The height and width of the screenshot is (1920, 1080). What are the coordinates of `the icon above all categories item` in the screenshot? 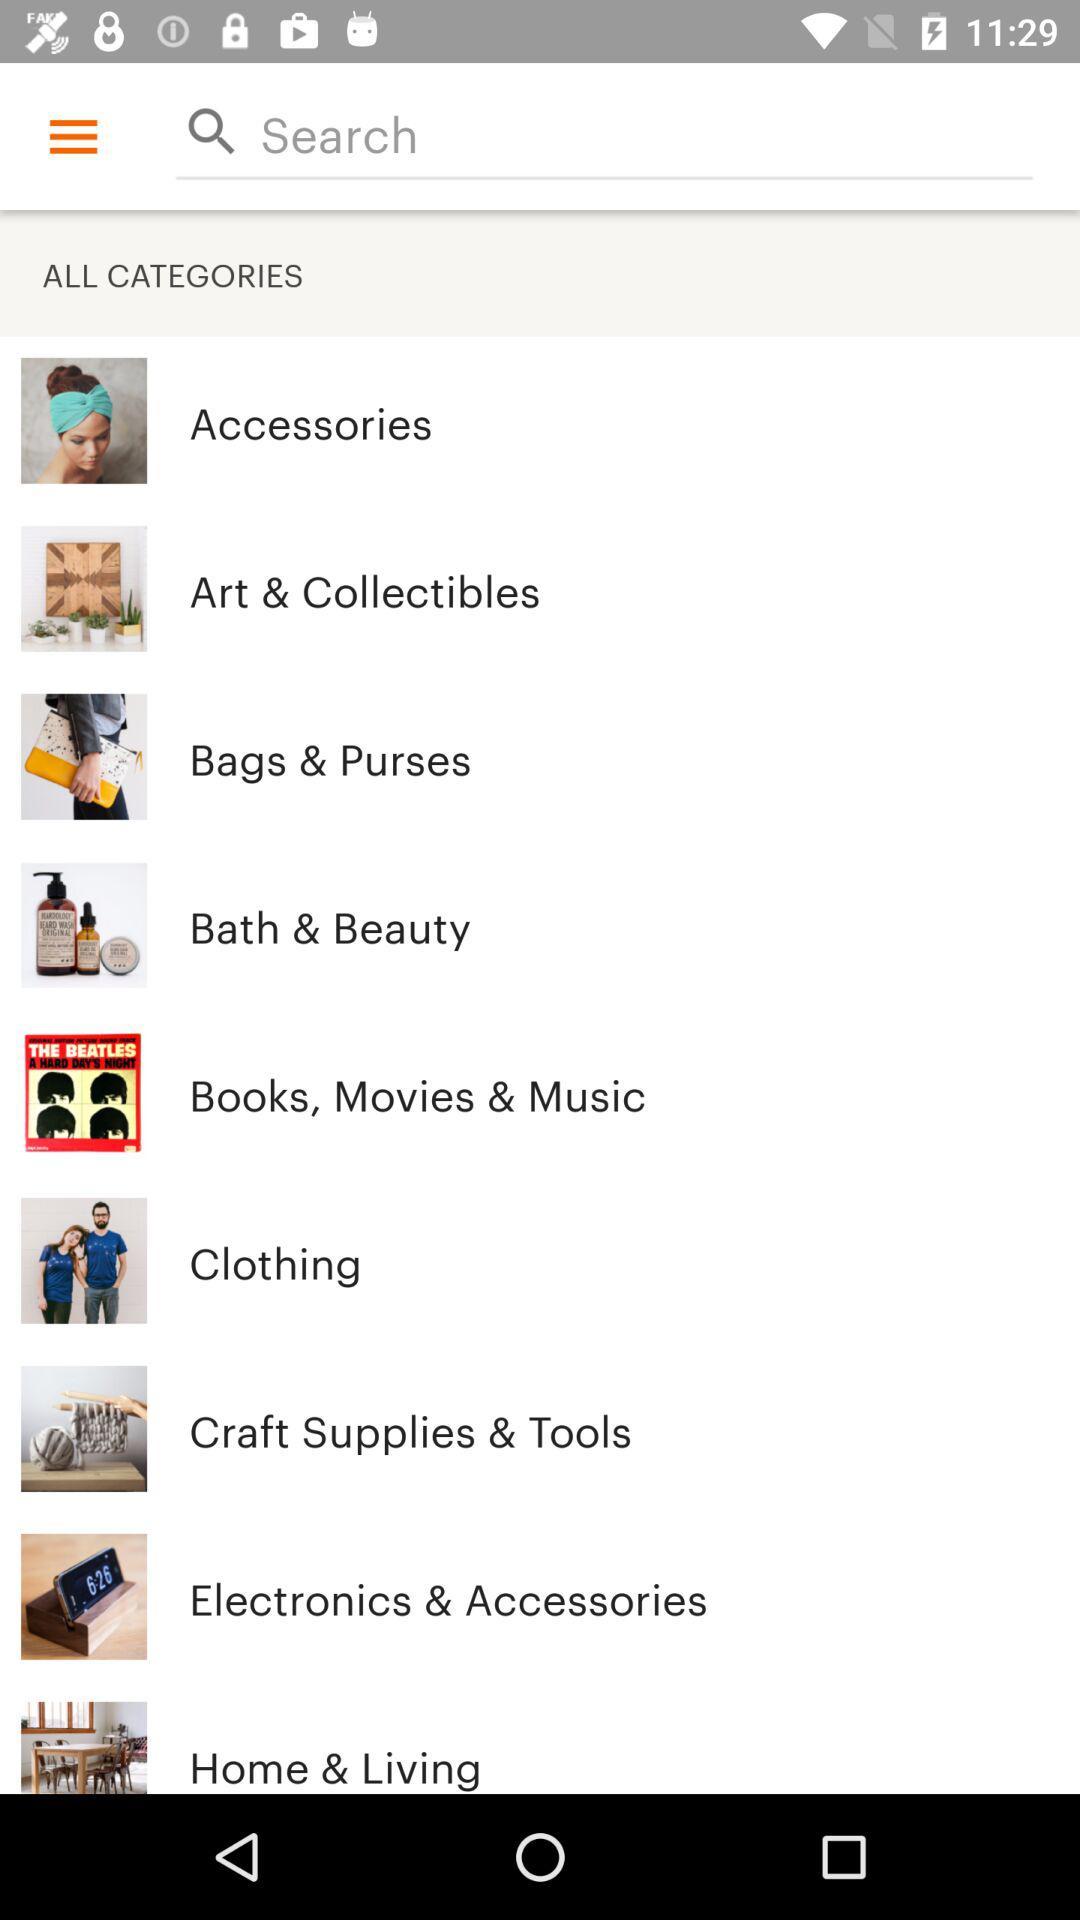 It's located at (72, 135).